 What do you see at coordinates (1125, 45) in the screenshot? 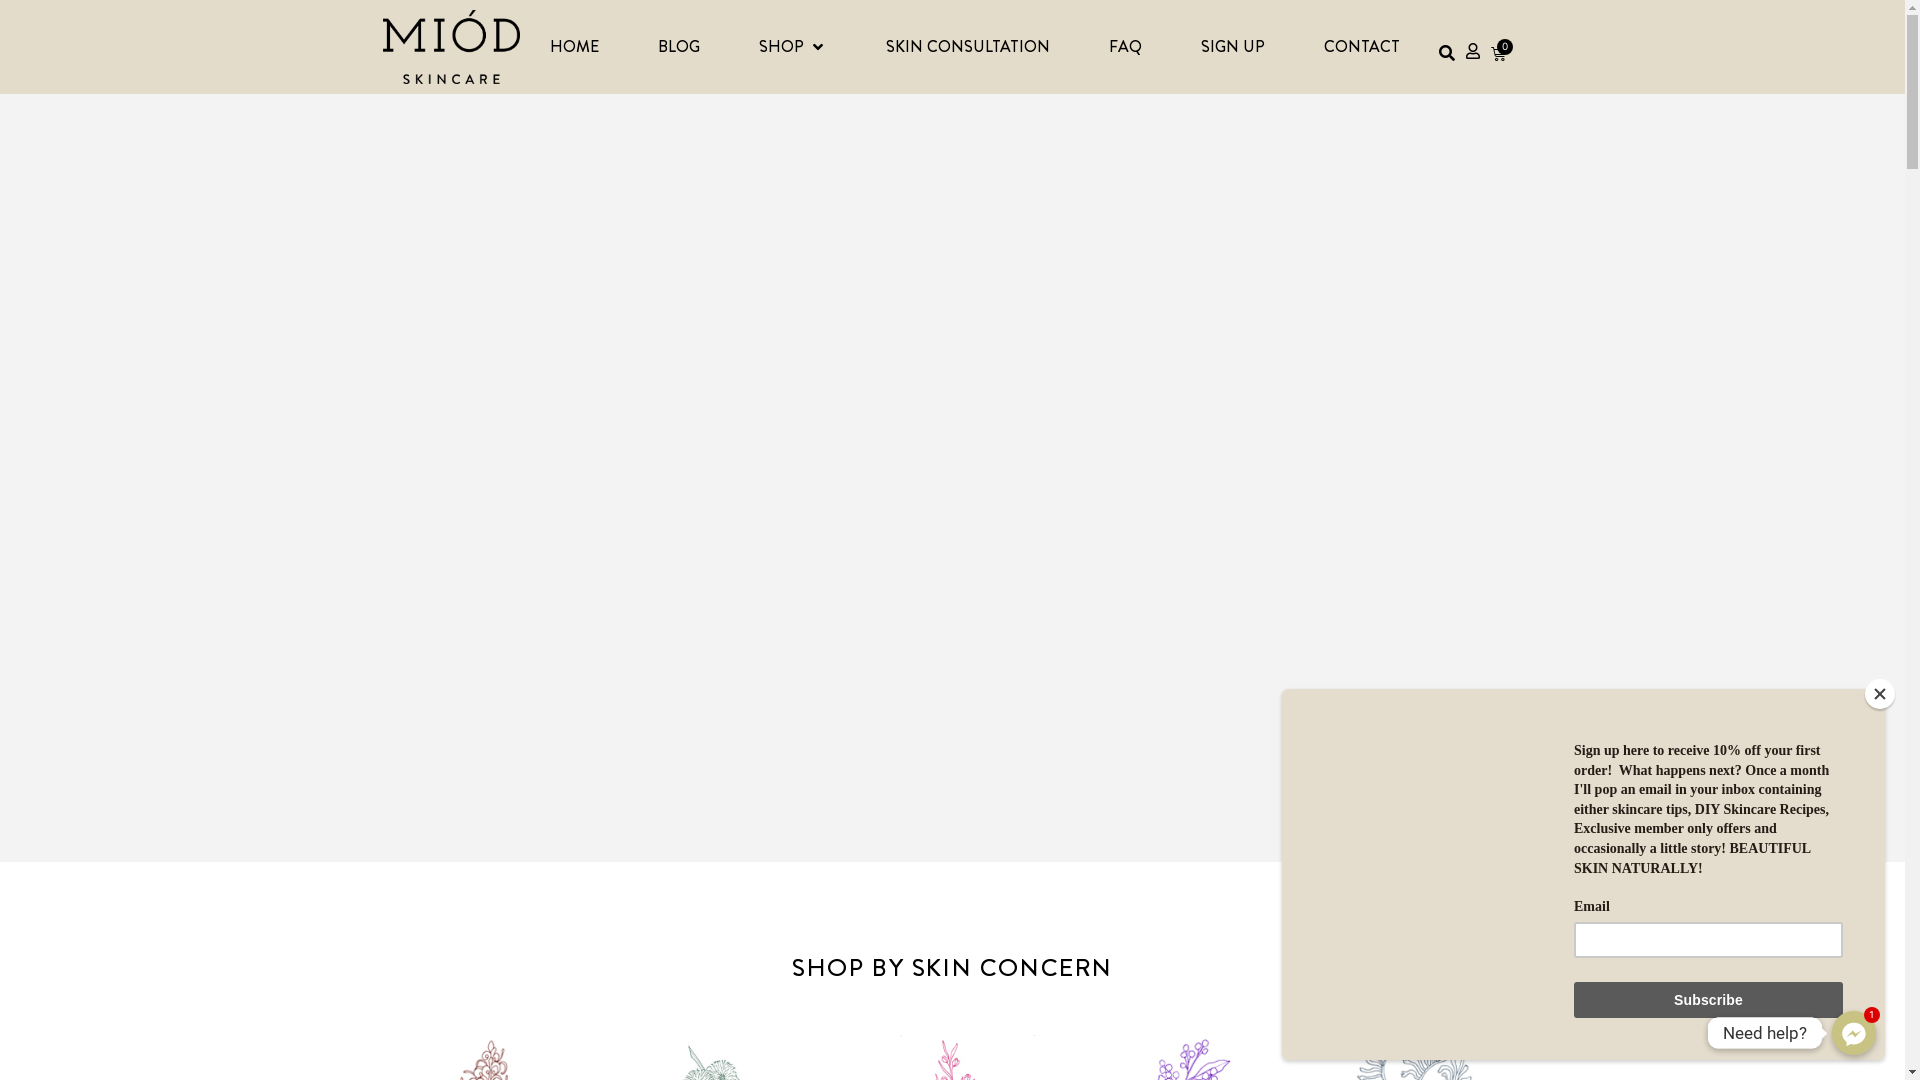
I see `'FAQ'` at bounding box center [1125, 45].